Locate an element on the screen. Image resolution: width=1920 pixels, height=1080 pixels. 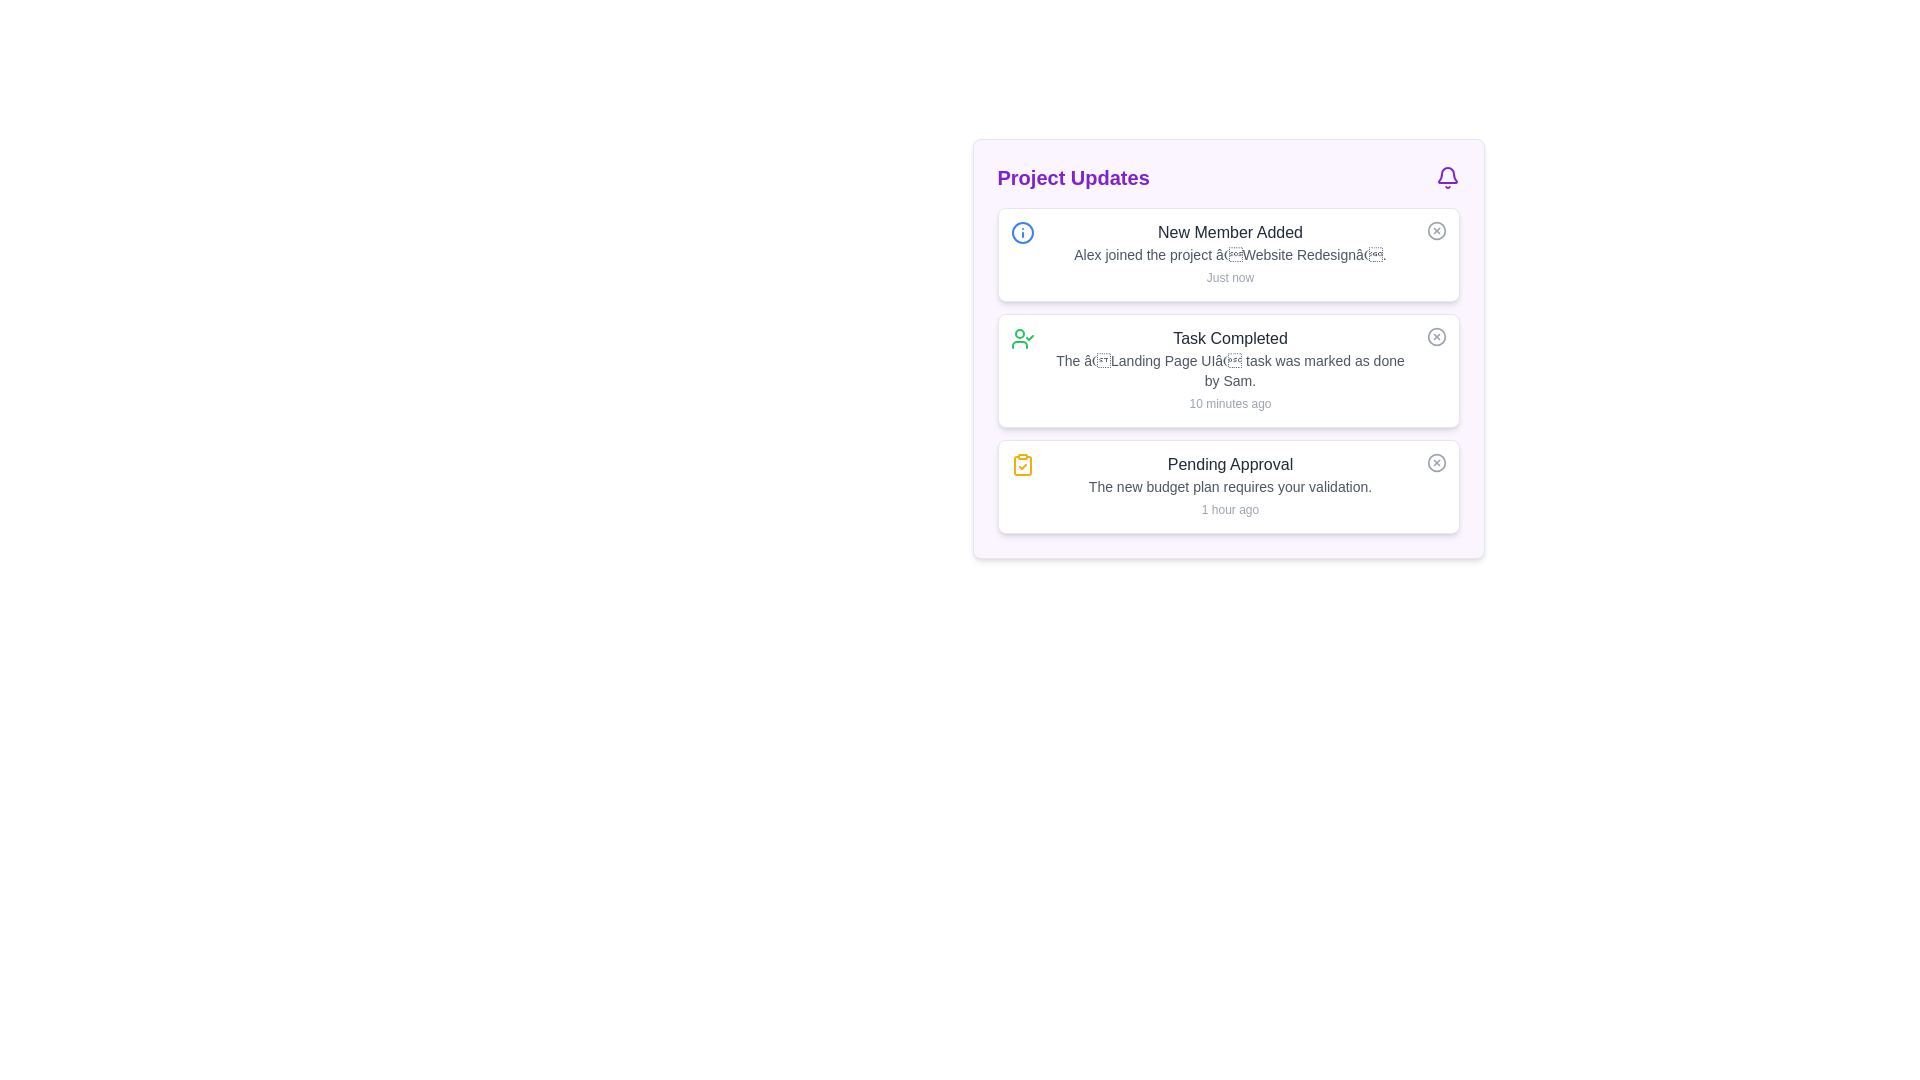
the 'Task Completed' label, which is displayed in a medium-sized, bold font with dark gray color, located at the top of the second notification card in the 'Project Updates' panel is located at coordinates (1229, 338).